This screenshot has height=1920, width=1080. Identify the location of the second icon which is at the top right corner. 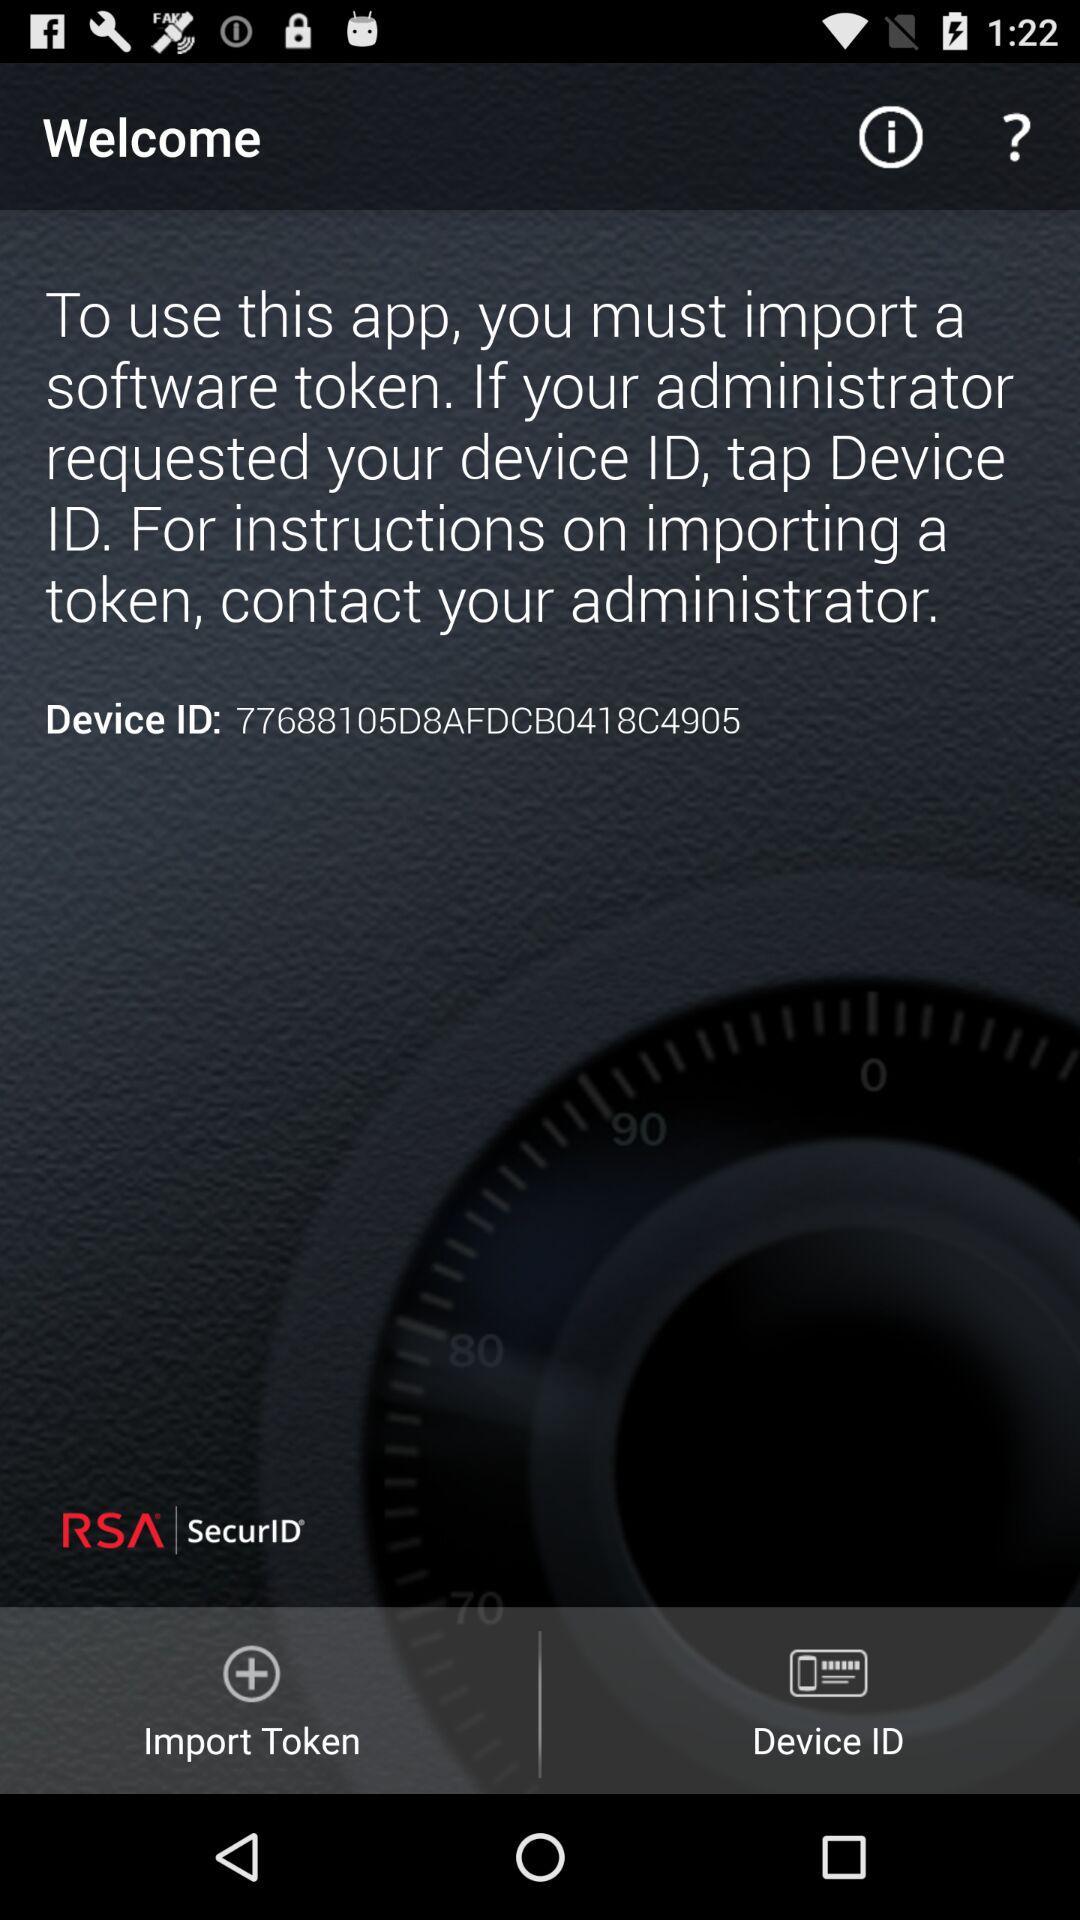
(1017, 136).